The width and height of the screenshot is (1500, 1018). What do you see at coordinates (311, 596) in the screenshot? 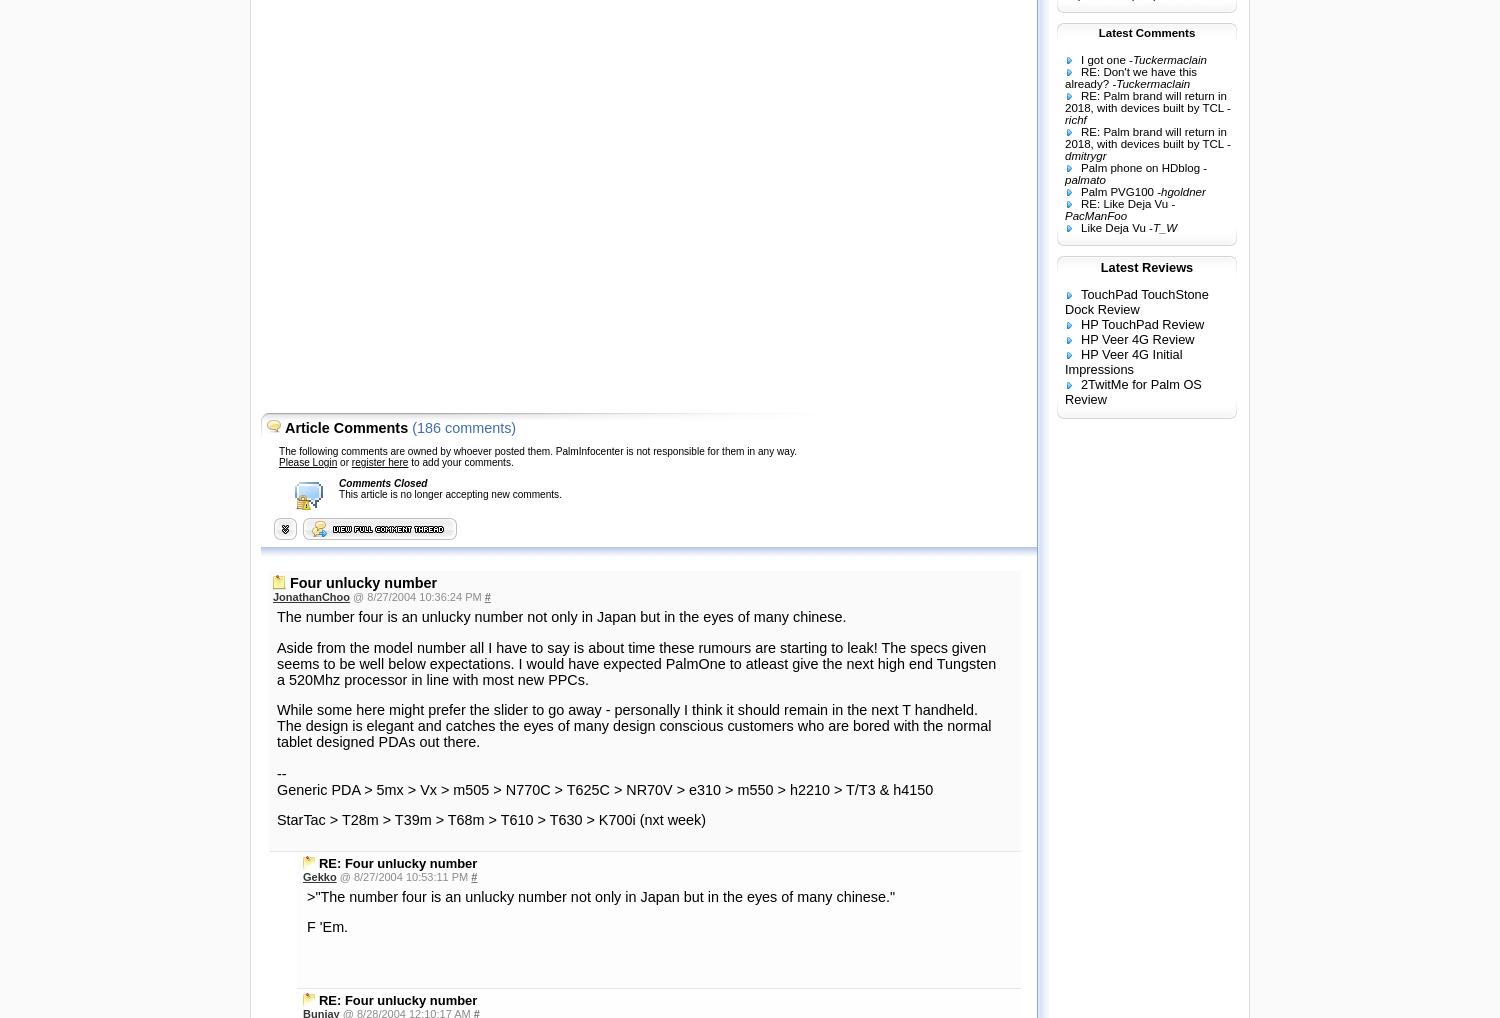
I see `'JonathanChoo'` at bounding box center [311, 596].